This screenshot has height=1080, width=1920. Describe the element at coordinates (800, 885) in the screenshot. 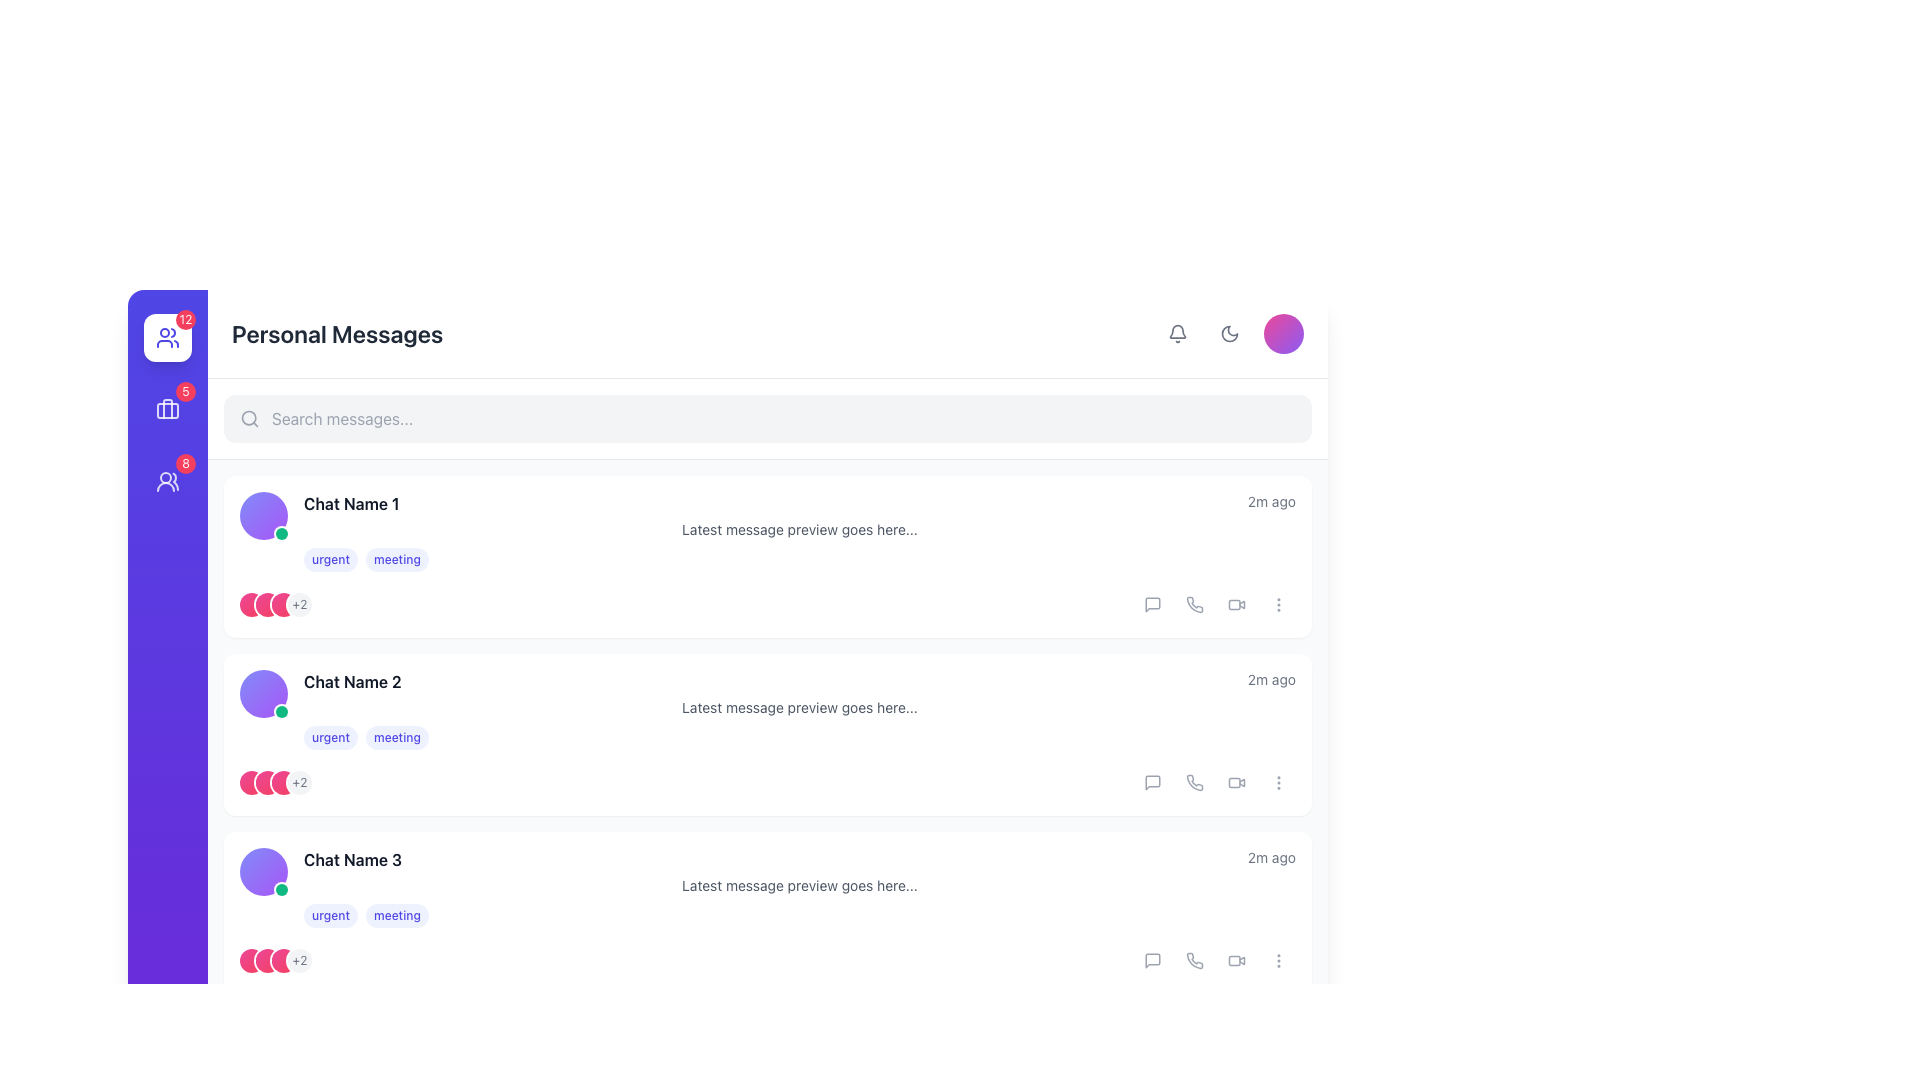

I see `the text label that reads 'Latest message preview goes here...' located in the third chat entry below 'Chat Name 3' and above the labels 'urgent' and 'meeting'` at that location.